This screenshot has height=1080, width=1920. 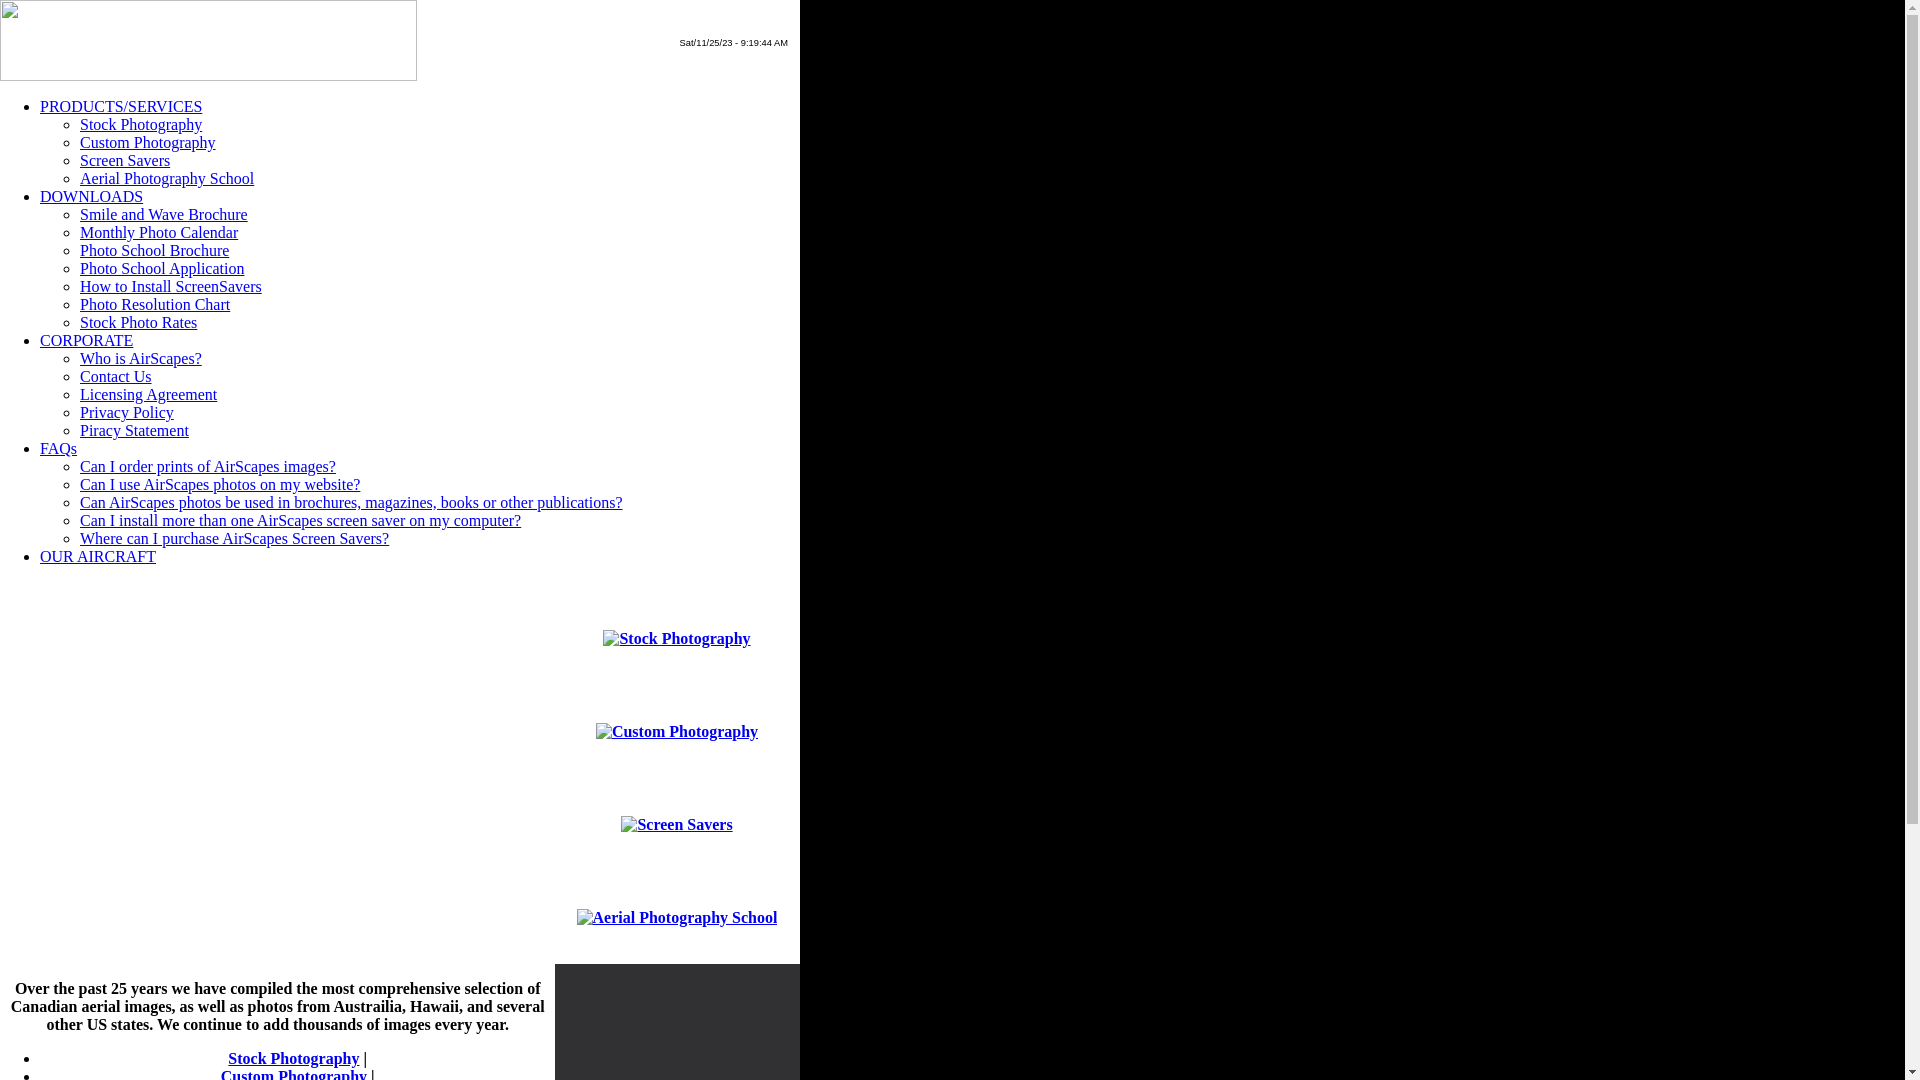 I want to click on 'CORPORATE', so click(x=85, y=339).